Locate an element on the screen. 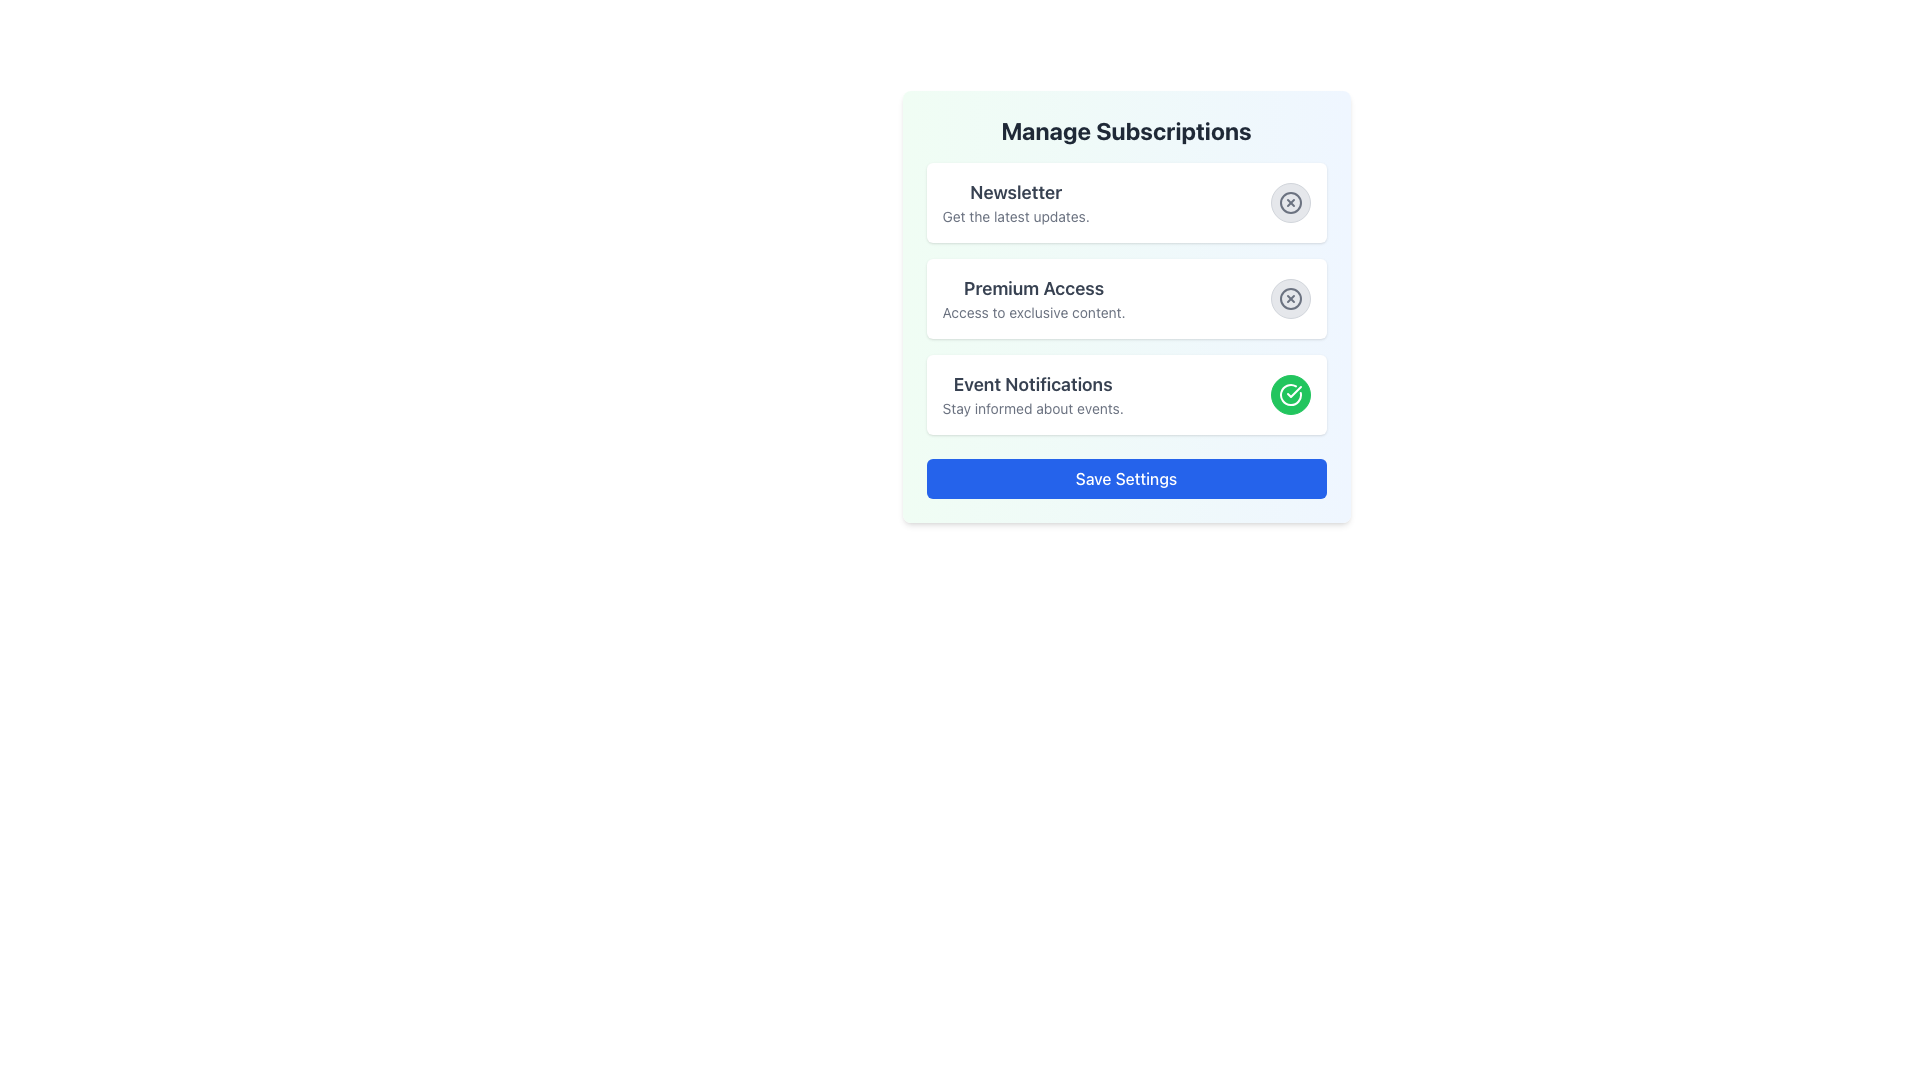  the text label providing supplementary information about the 'Premium Access' option, located beneath the 'Premium Access' label and aligned to its left edge is located at coordinates (1034, 312).